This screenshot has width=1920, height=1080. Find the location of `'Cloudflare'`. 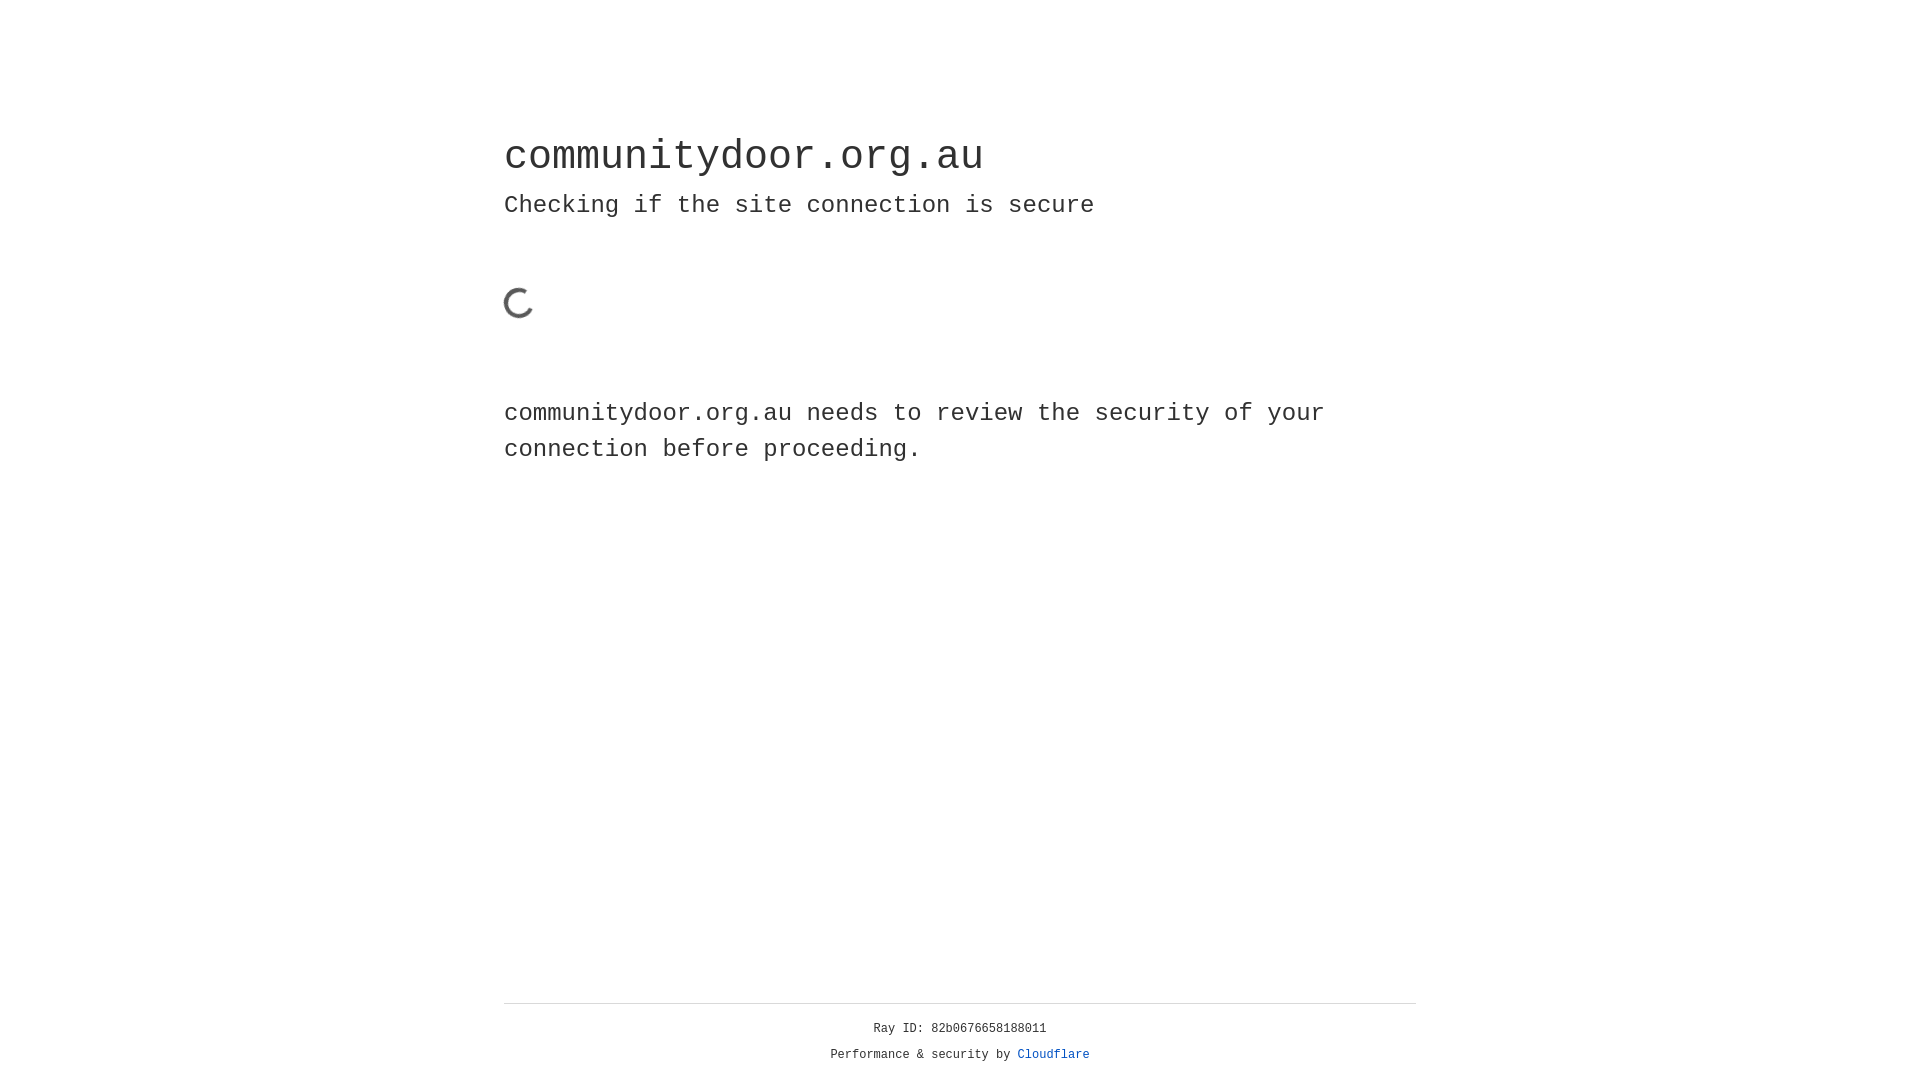

'Cloudflare' is located at coordinates (1017, 1054).